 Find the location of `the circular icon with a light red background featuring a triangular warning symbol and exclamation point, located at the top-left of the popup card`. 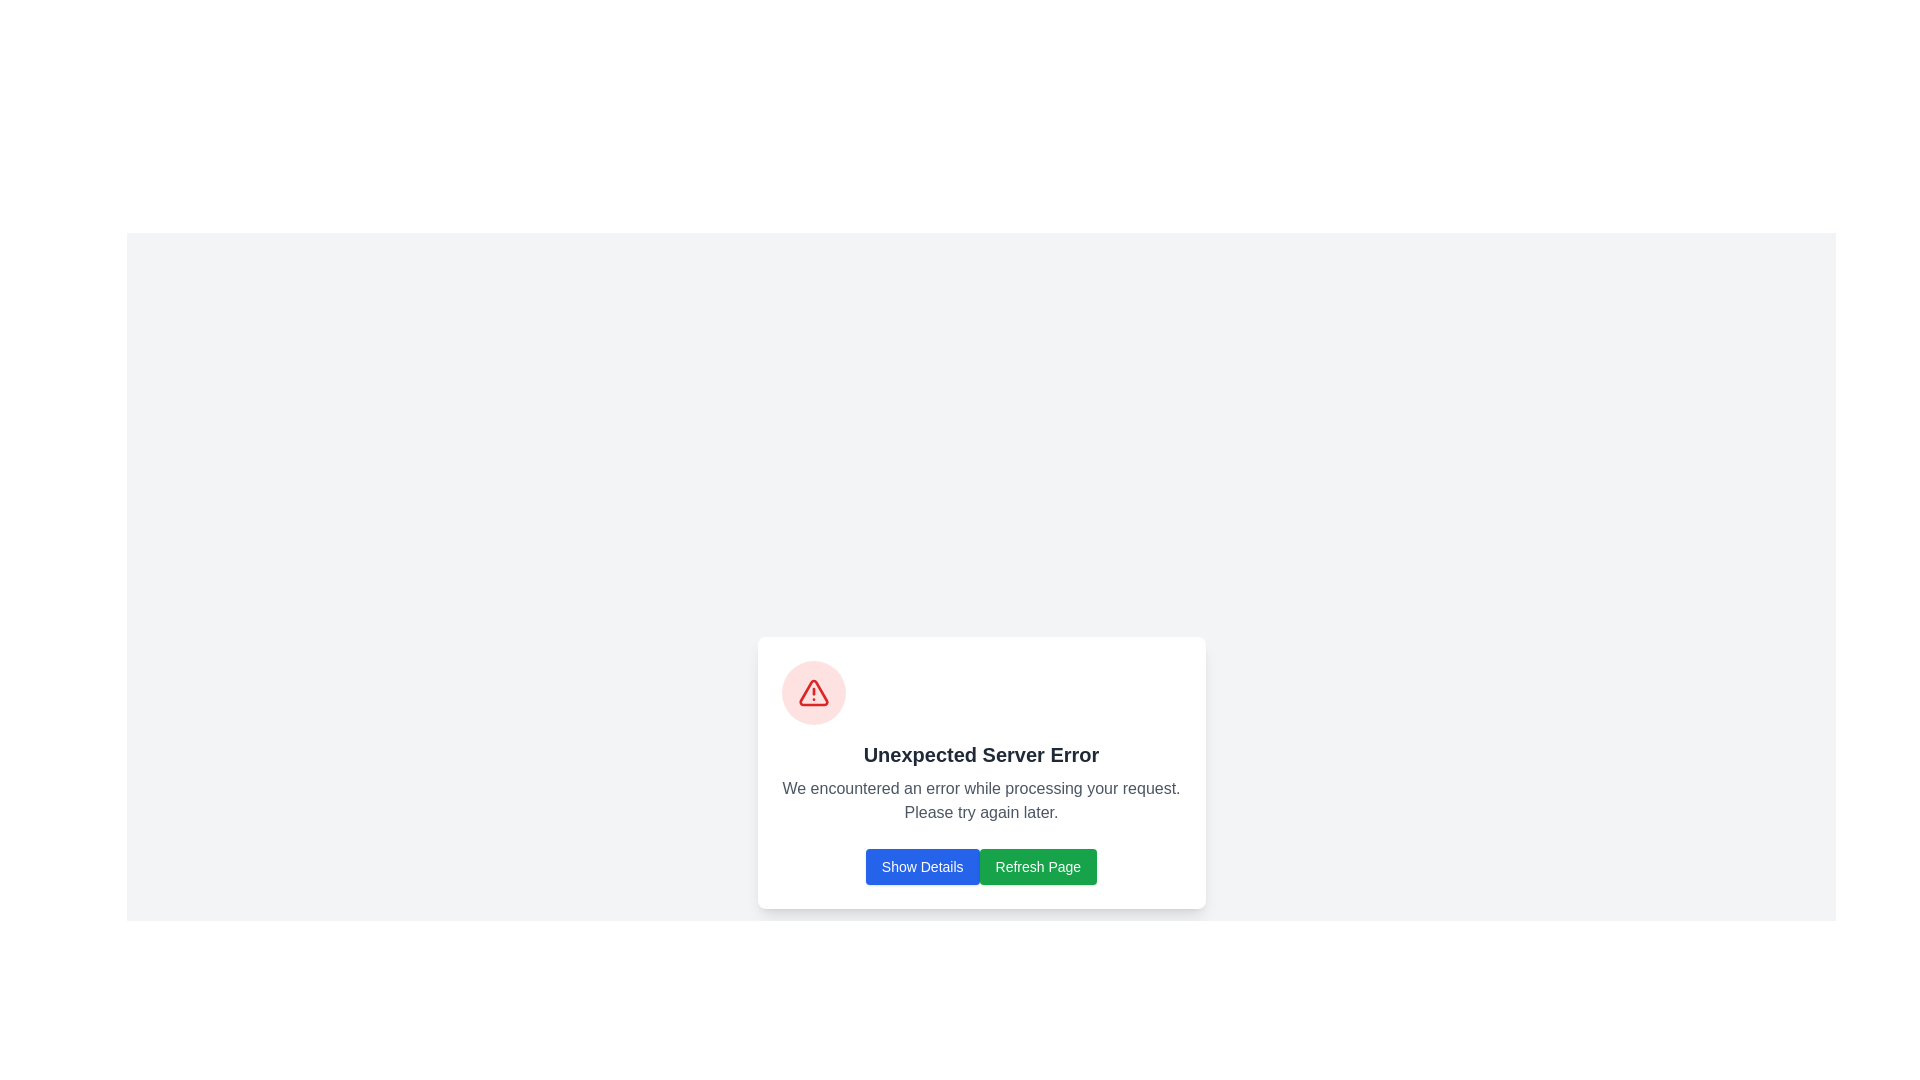

the circular icon with a light red background featuring a triangular warning symbol and exclamation point, located at the top-left of the popup card is located at coordinates (813, 692).